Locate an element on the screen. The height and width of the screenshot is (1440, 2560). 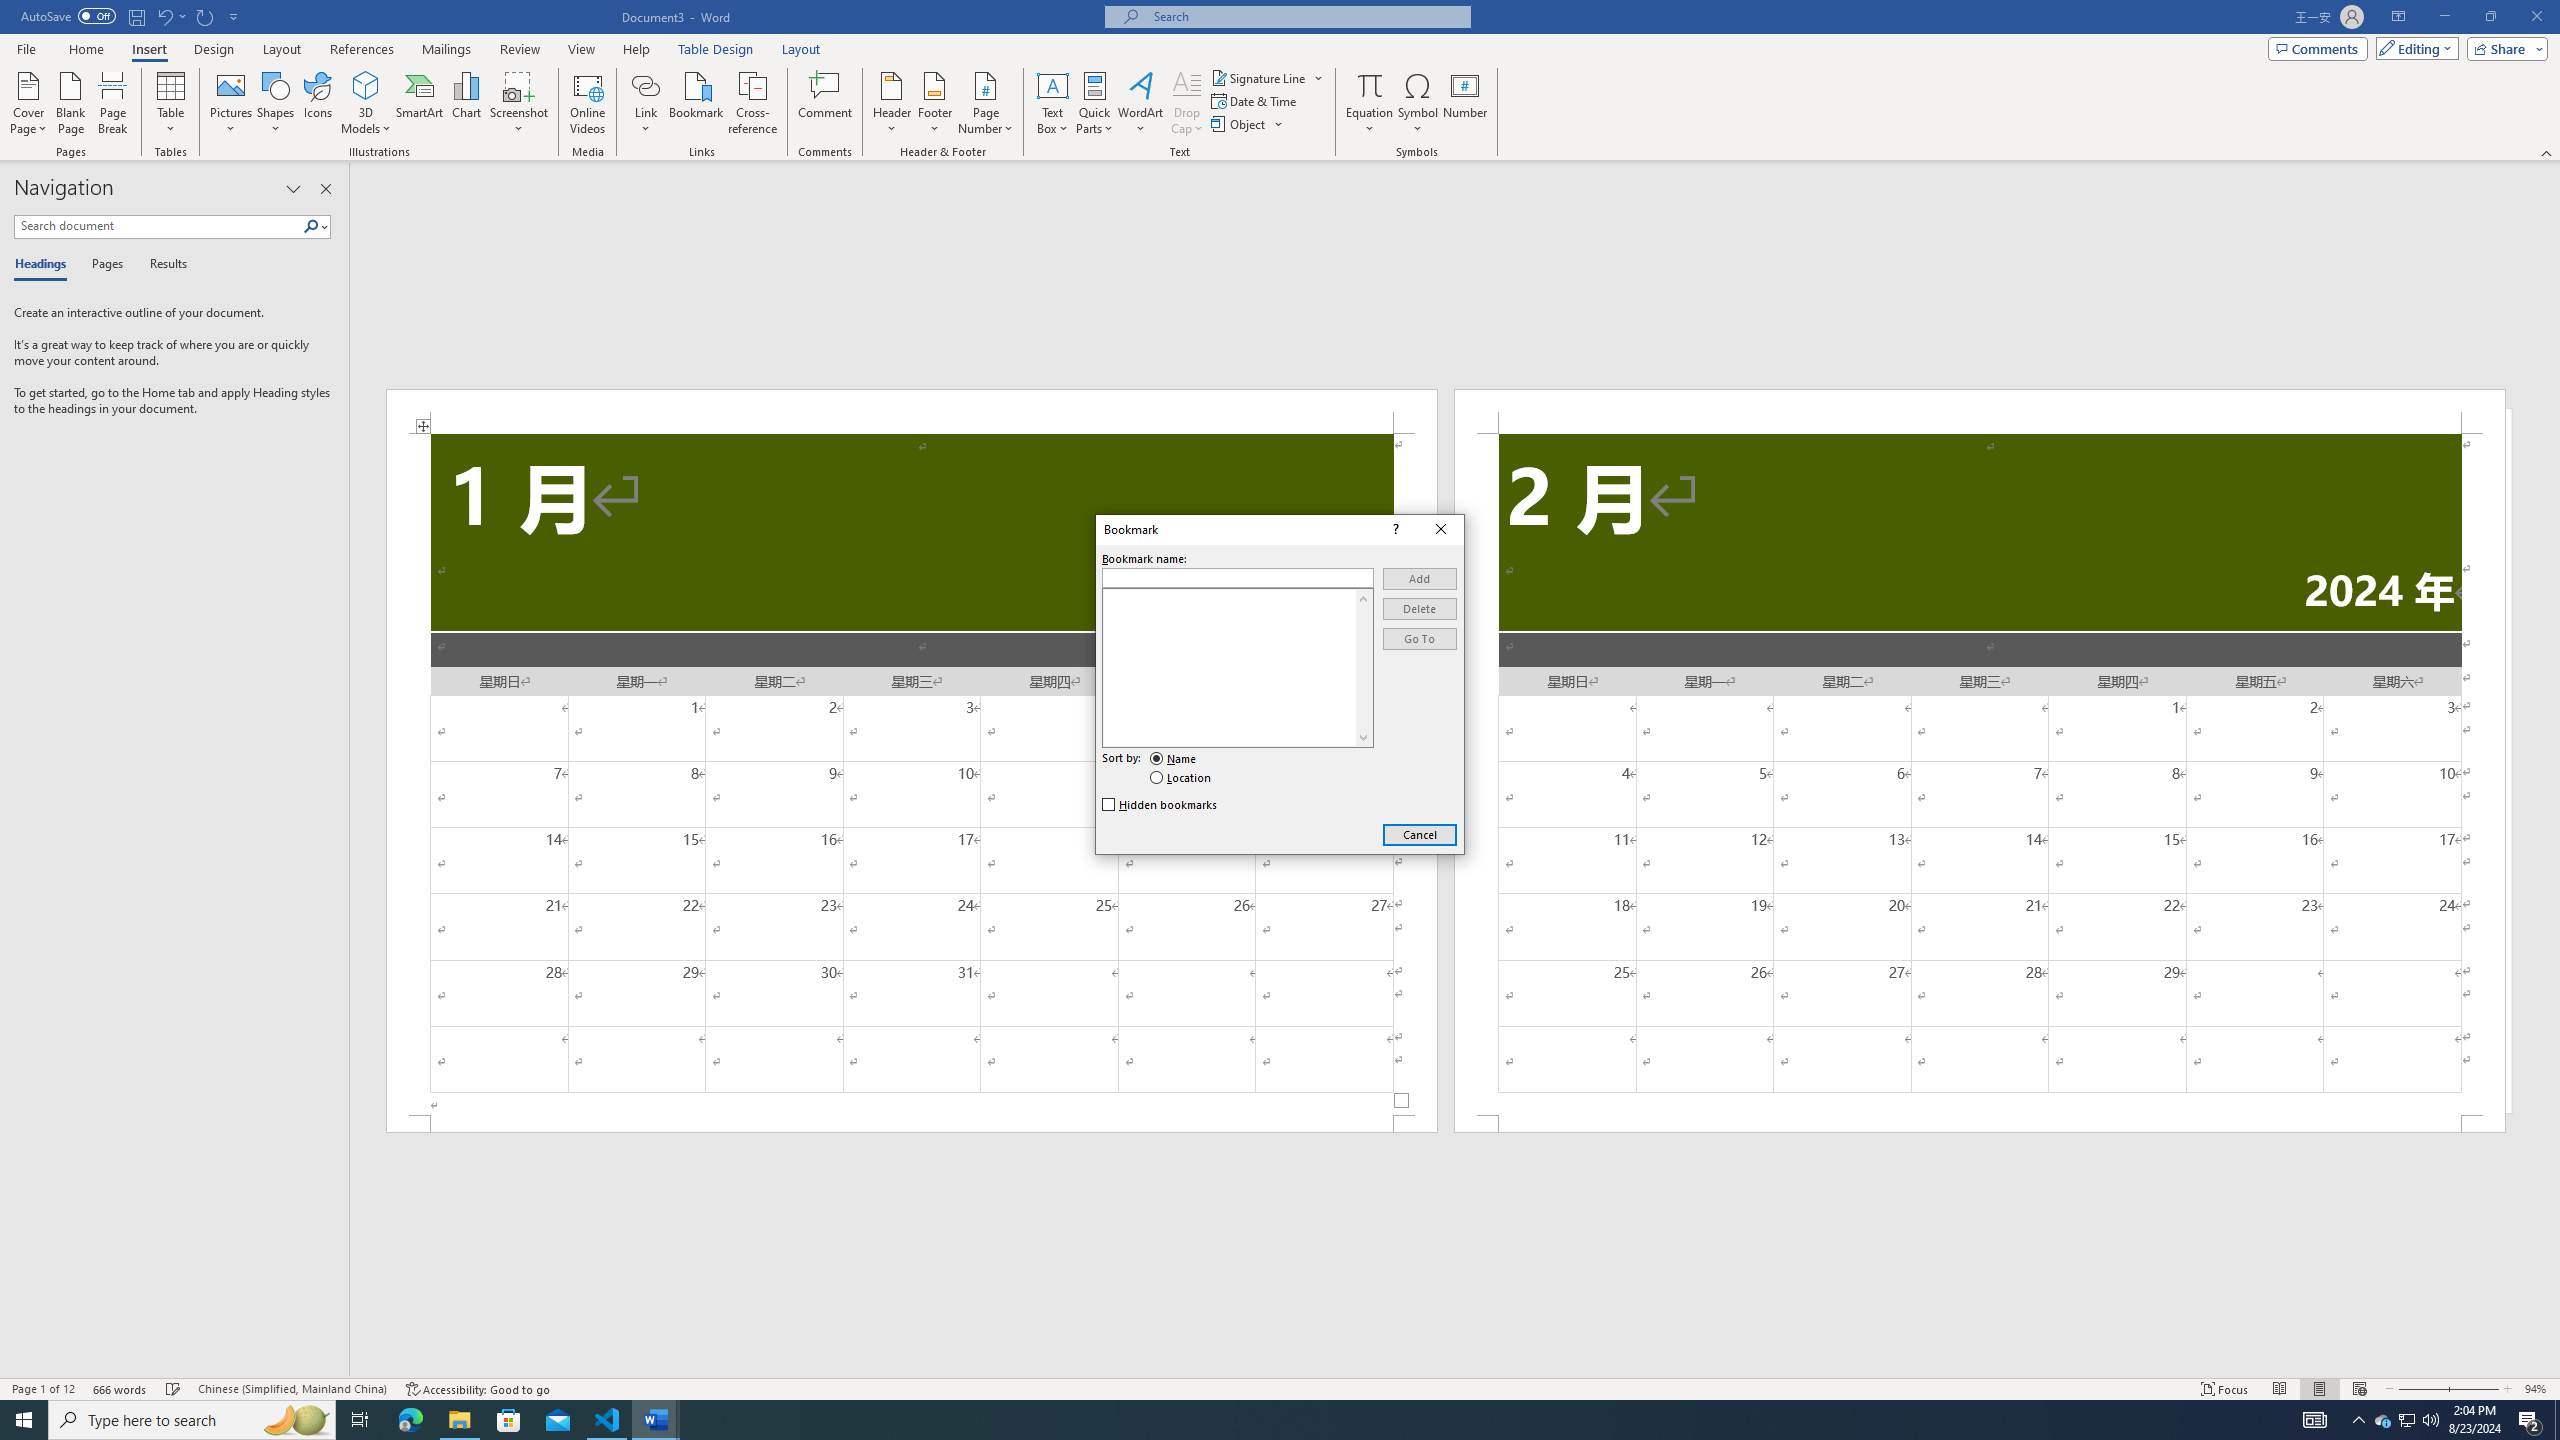
'Drop Cap' is located at coordinates (1186, 103).